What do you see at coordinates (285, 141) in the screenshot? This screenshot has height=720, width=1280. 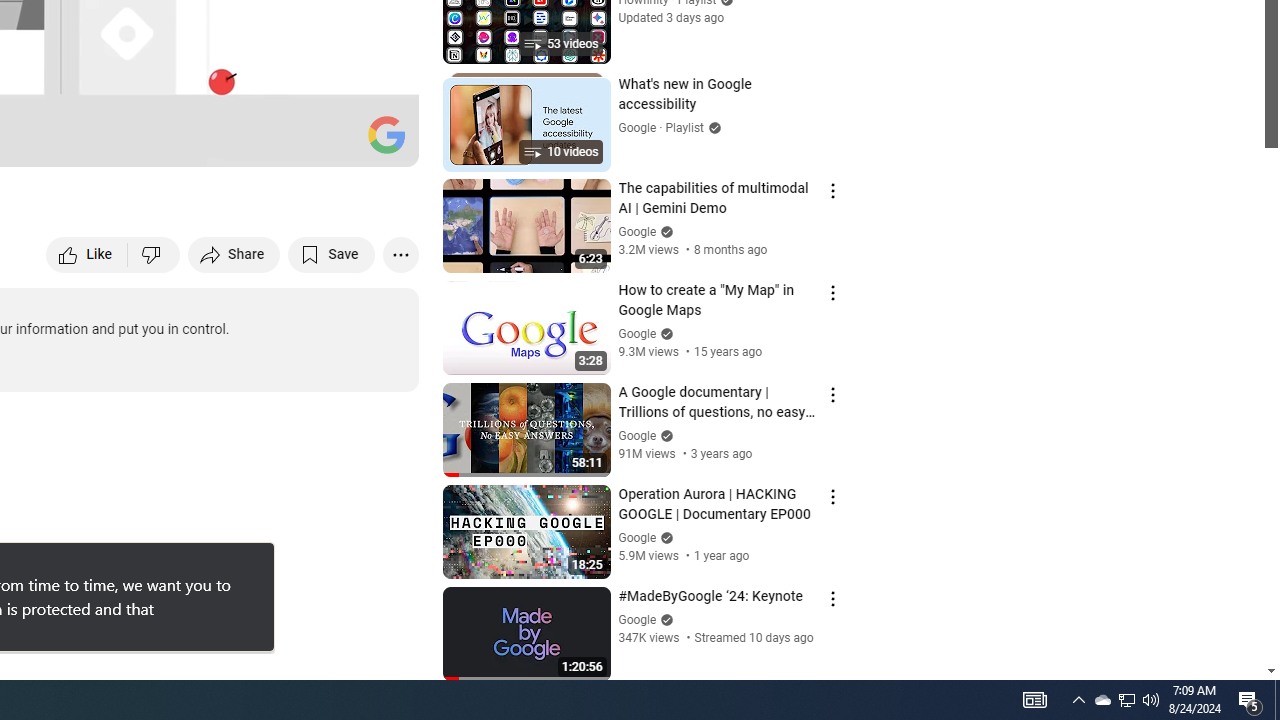 I see `'Miniplayer (i)'` at bounding box center [285, 141].